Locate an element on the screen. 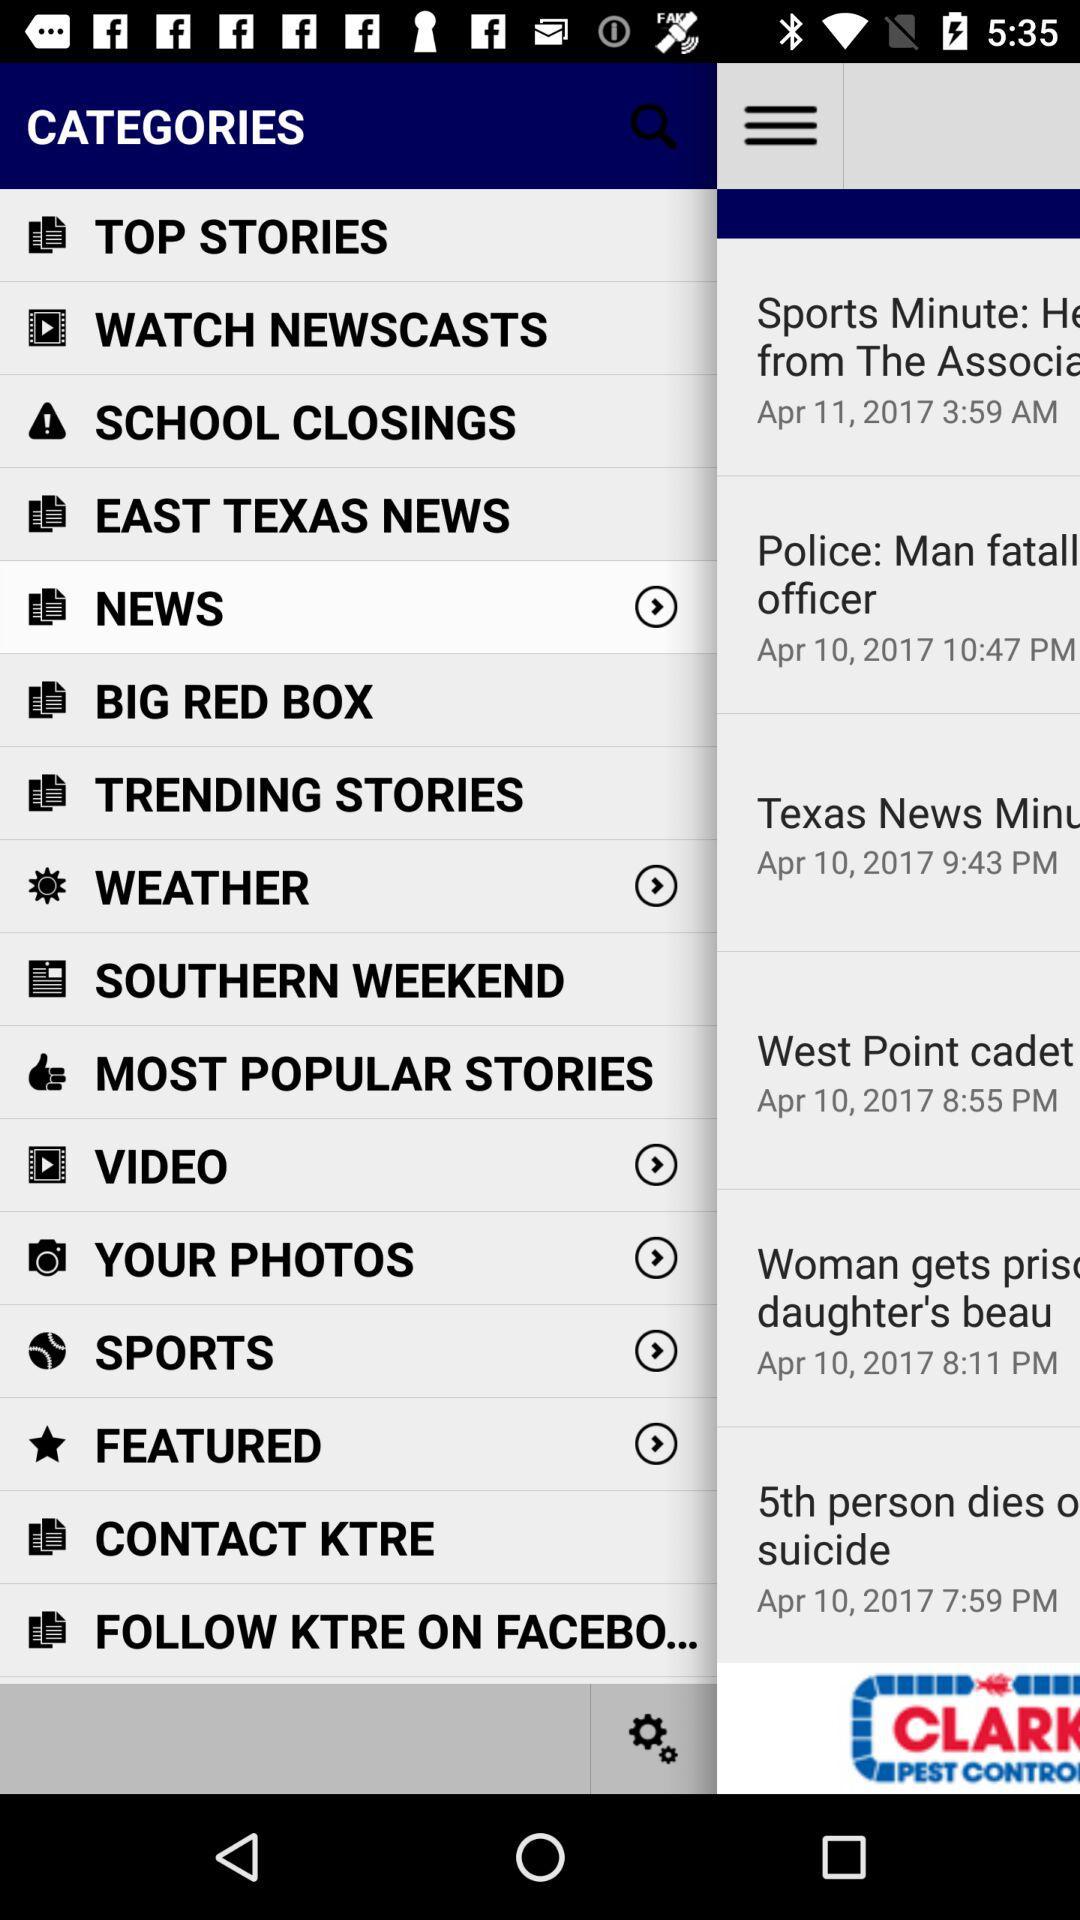 This screenshot has width=1080, height=1920. the search icon is located at coordinates (654, 124).